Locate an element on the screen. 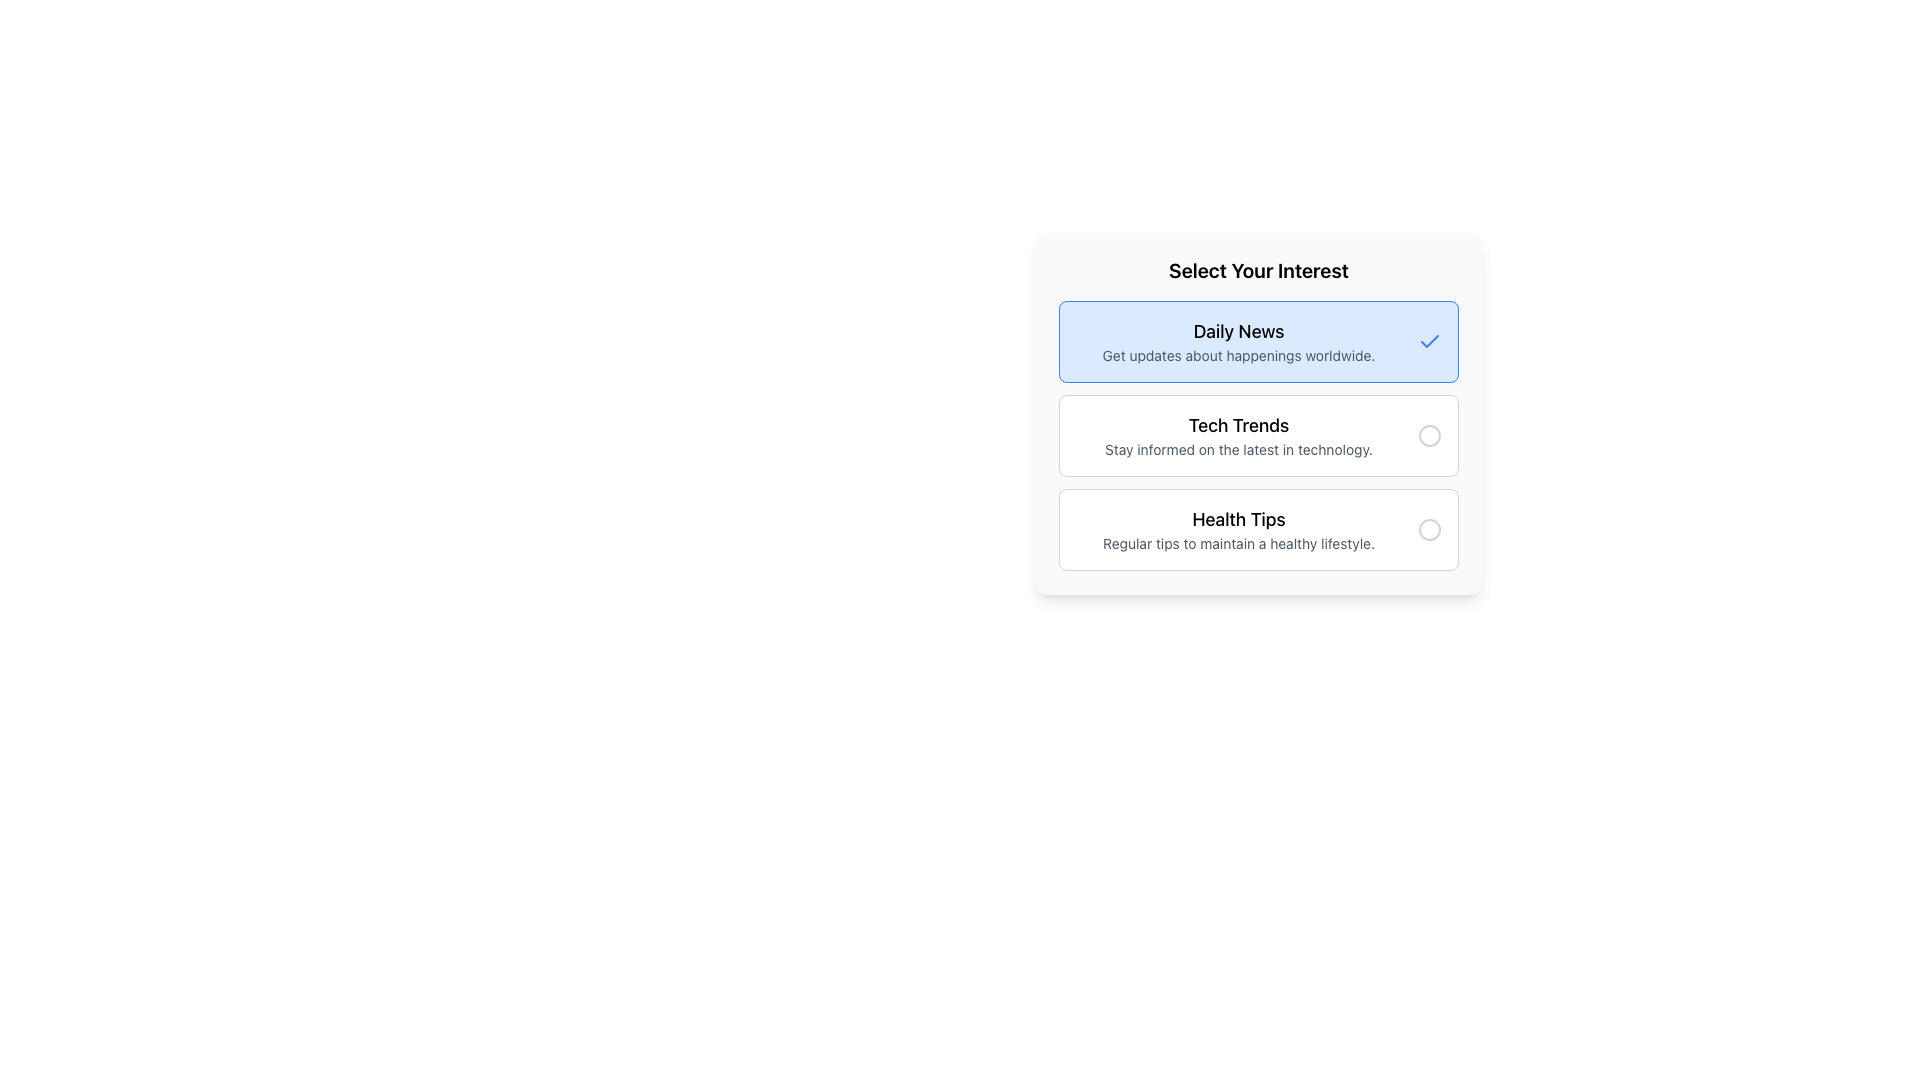 This screenshot has width=1920, height=1080. text label that says 'Get updates about happenings worldwide.' This label is located below the 'Daily News' heading within a selectable card is located at coordinates (1237, 354).